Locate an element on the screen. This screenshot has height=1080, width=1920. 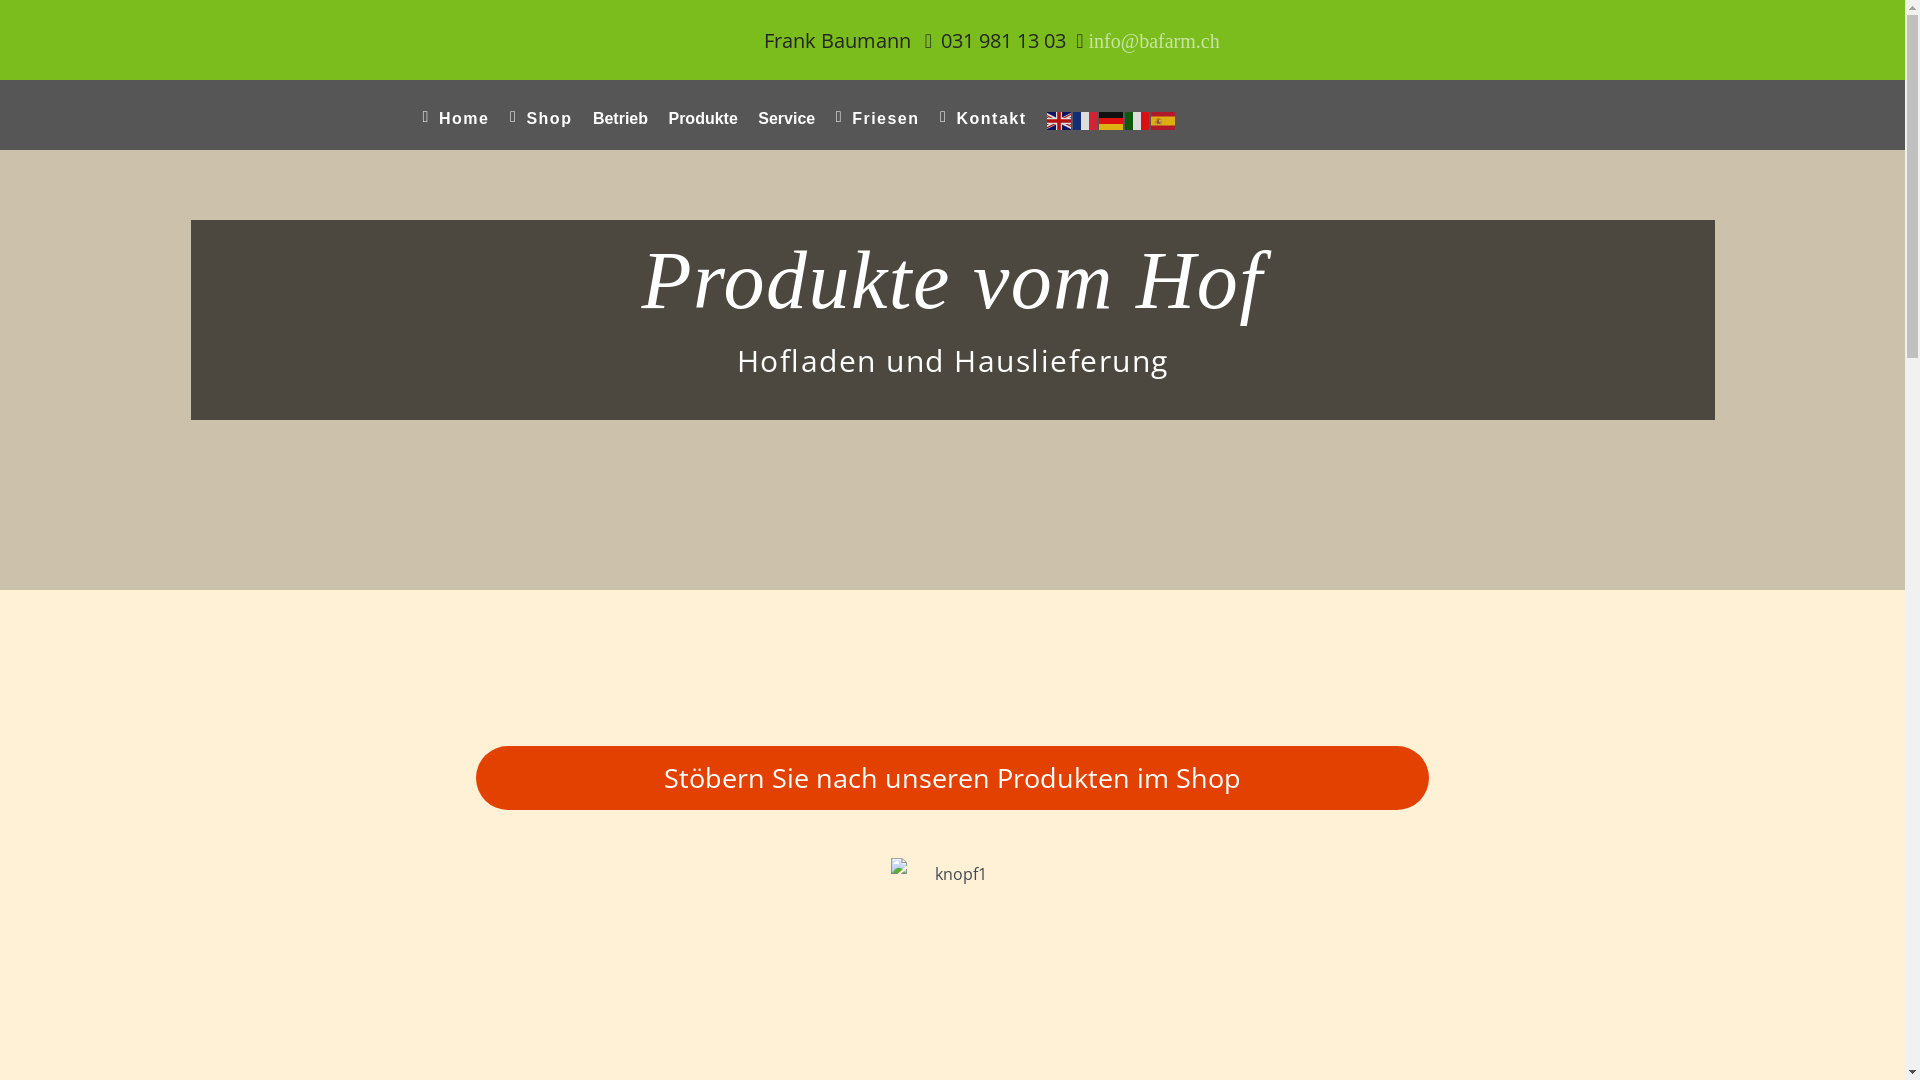
'info@bafarm.ch' is located at coordinates (1154, 41).